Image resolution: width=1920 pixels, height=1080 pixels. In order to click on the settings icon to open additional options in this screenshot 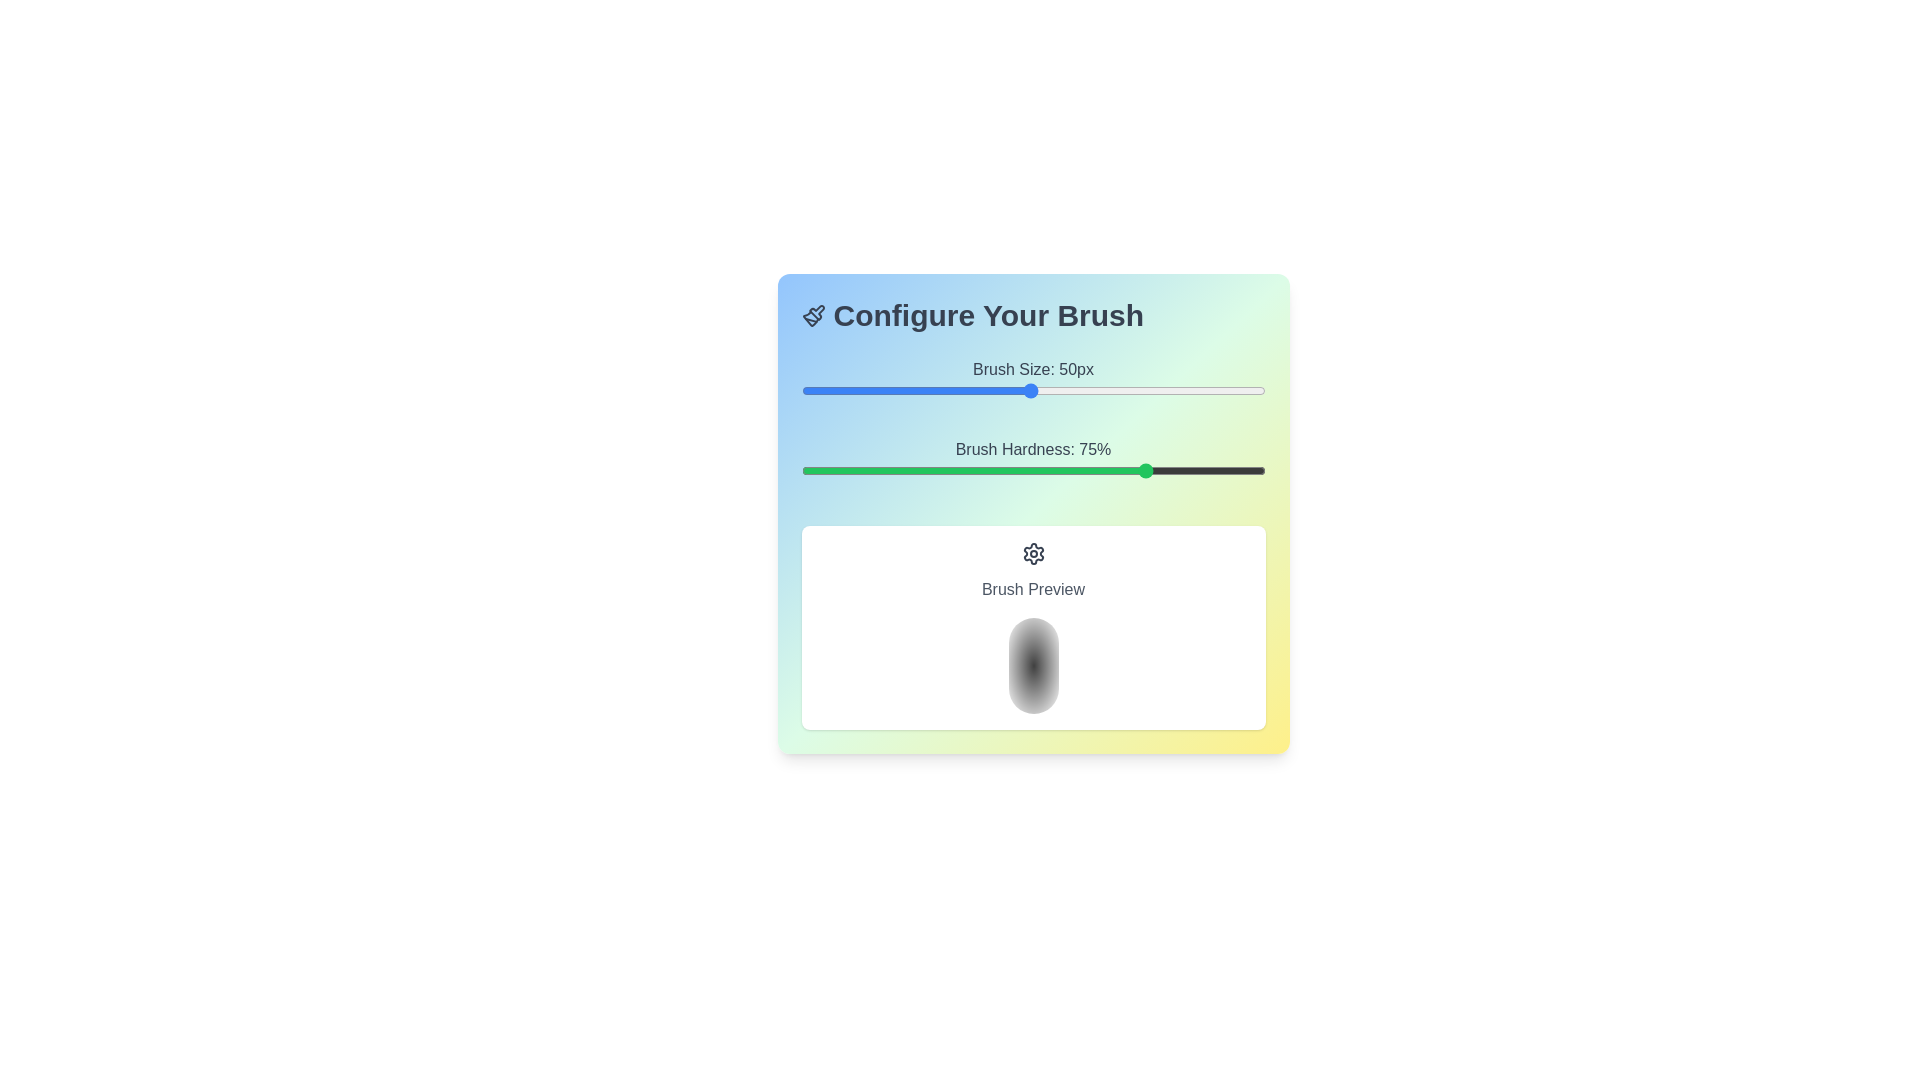, I will do `click(1033, 554)`.